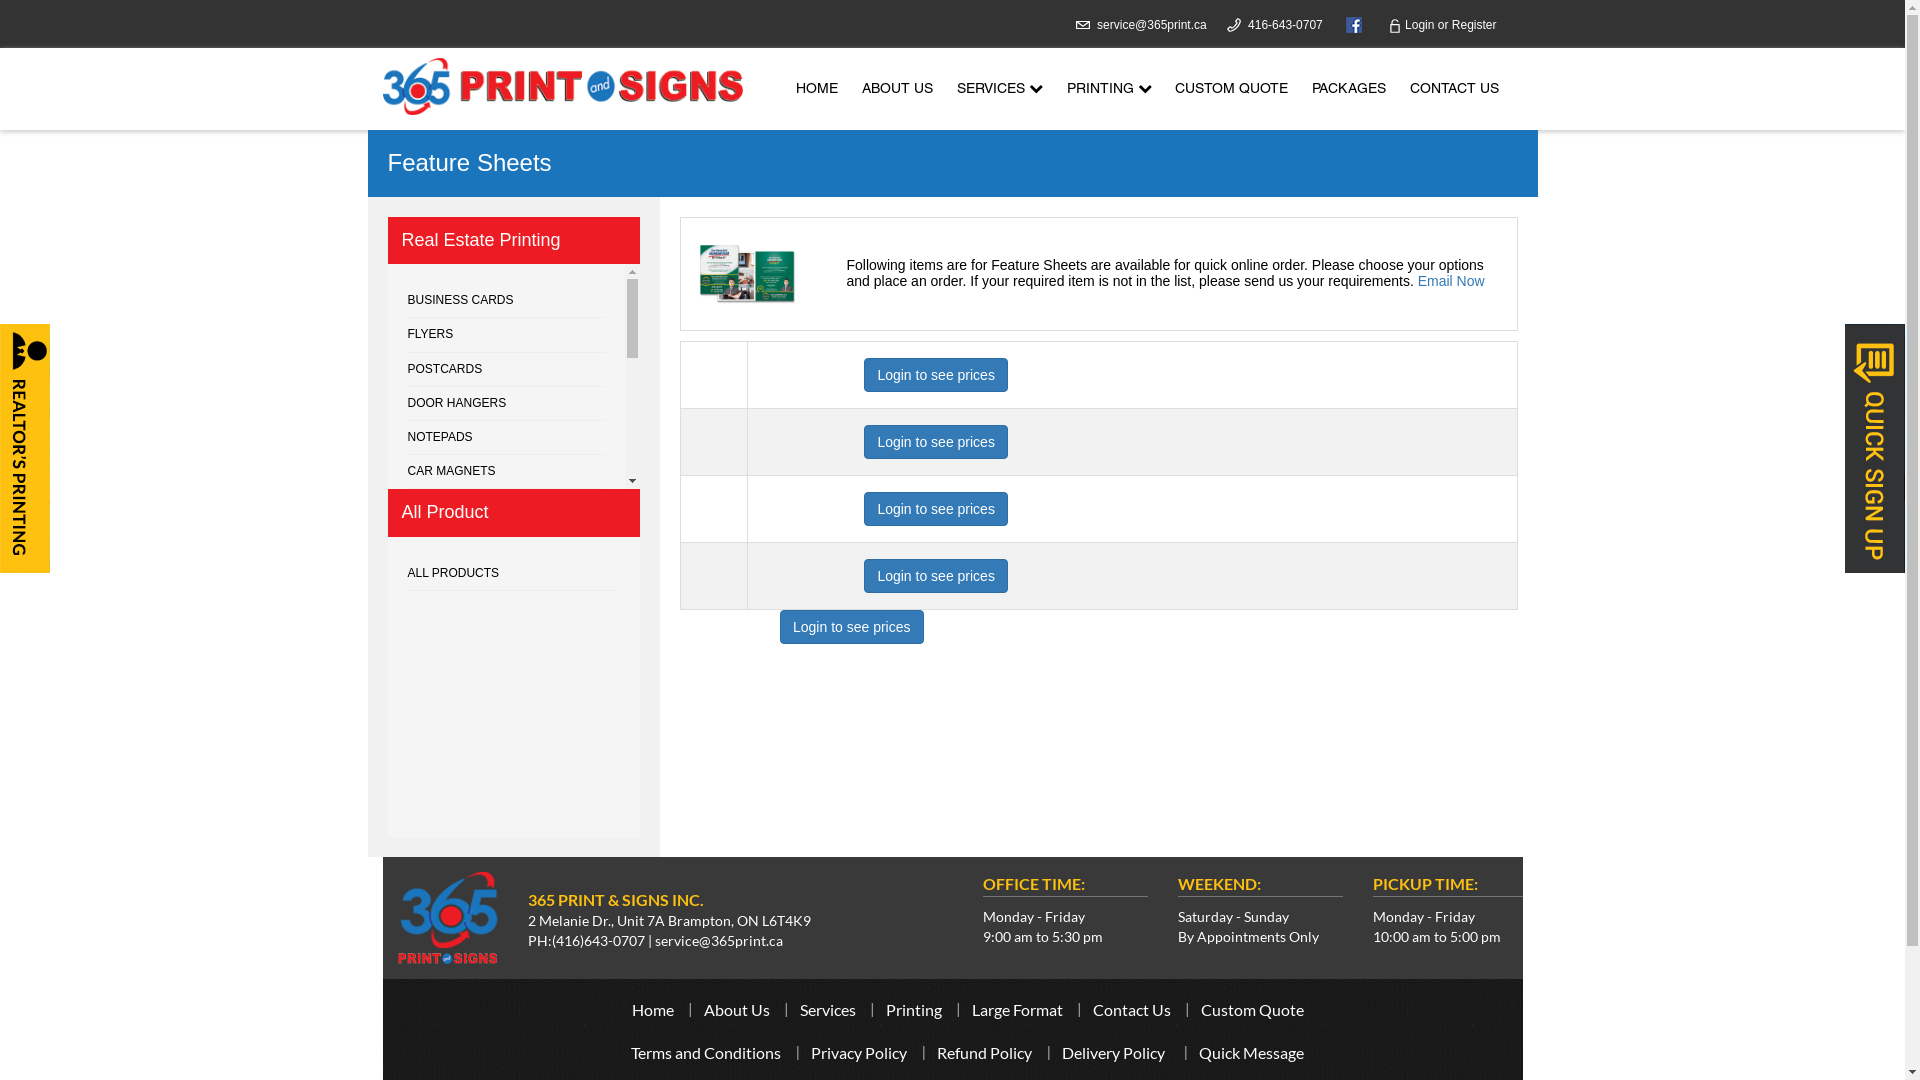  What do you see at coordinates (1285, 24) in the screenshot?
I see `'416-643-0707'` at bounding box center [1285, 24].